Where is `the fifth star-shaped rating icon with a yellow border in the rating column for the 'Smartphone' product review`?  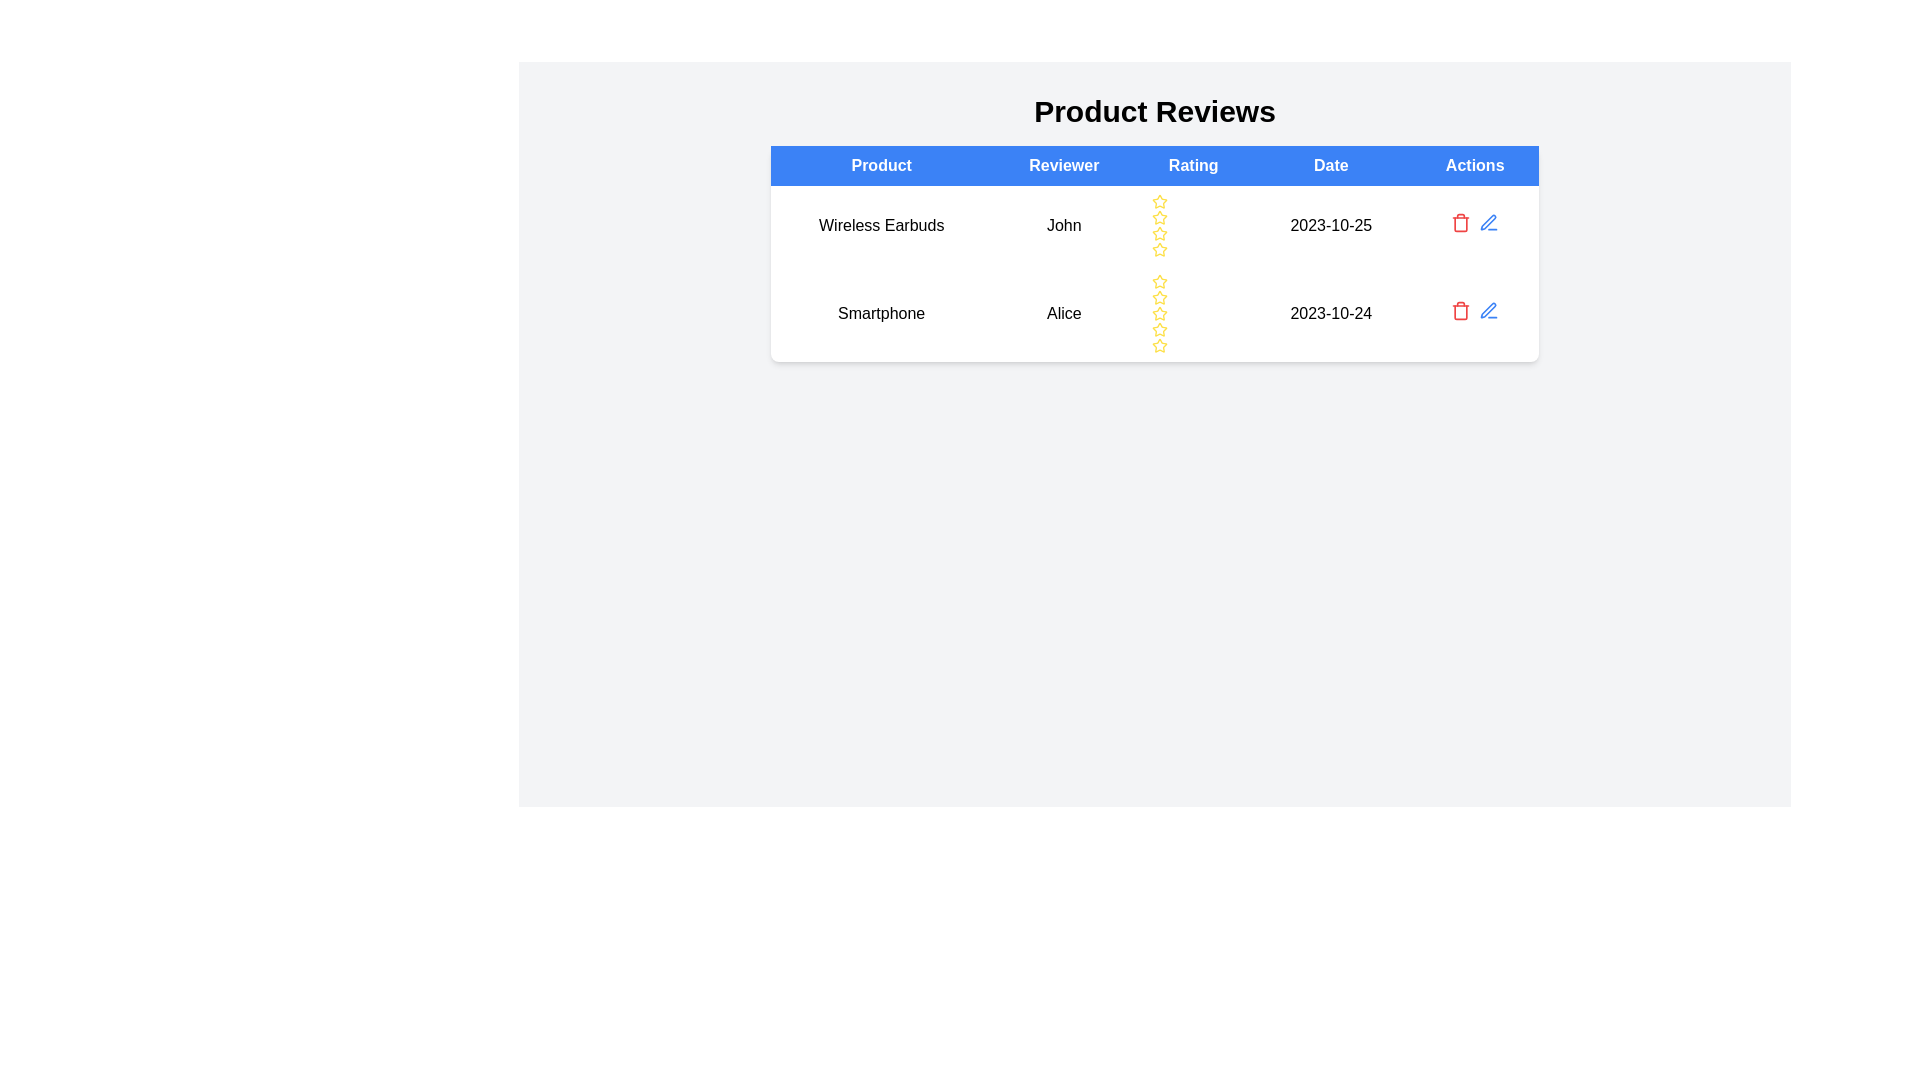 the fifth star-shaped rating icon with a yellow border in the rating column for the 'Smartphone' product review is located at coordinates (1160, 345).